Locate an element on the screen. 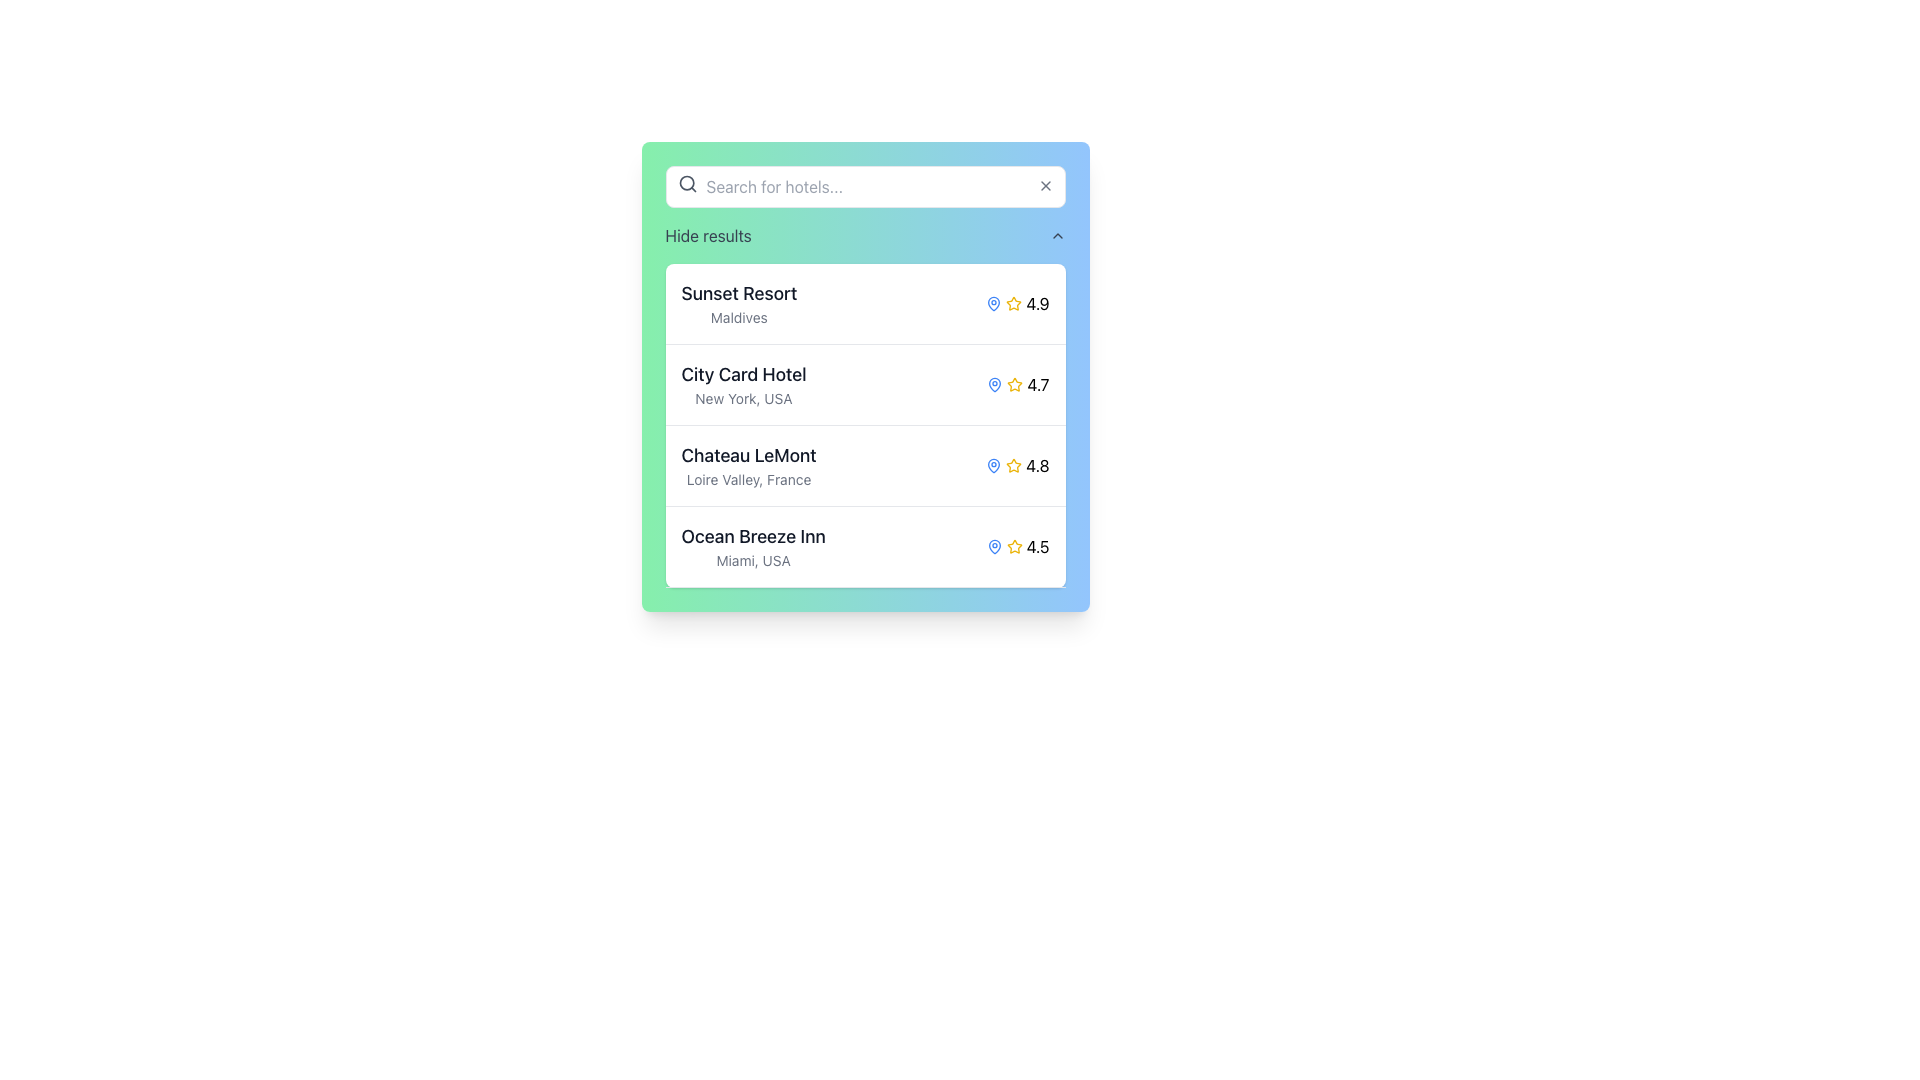 This screenshot has width=1920, height=1080. the star rating icon located to the left of the numeric rating '4.7' for the City Card Hotel in New York, USA is located at coordinates (1015, 385).